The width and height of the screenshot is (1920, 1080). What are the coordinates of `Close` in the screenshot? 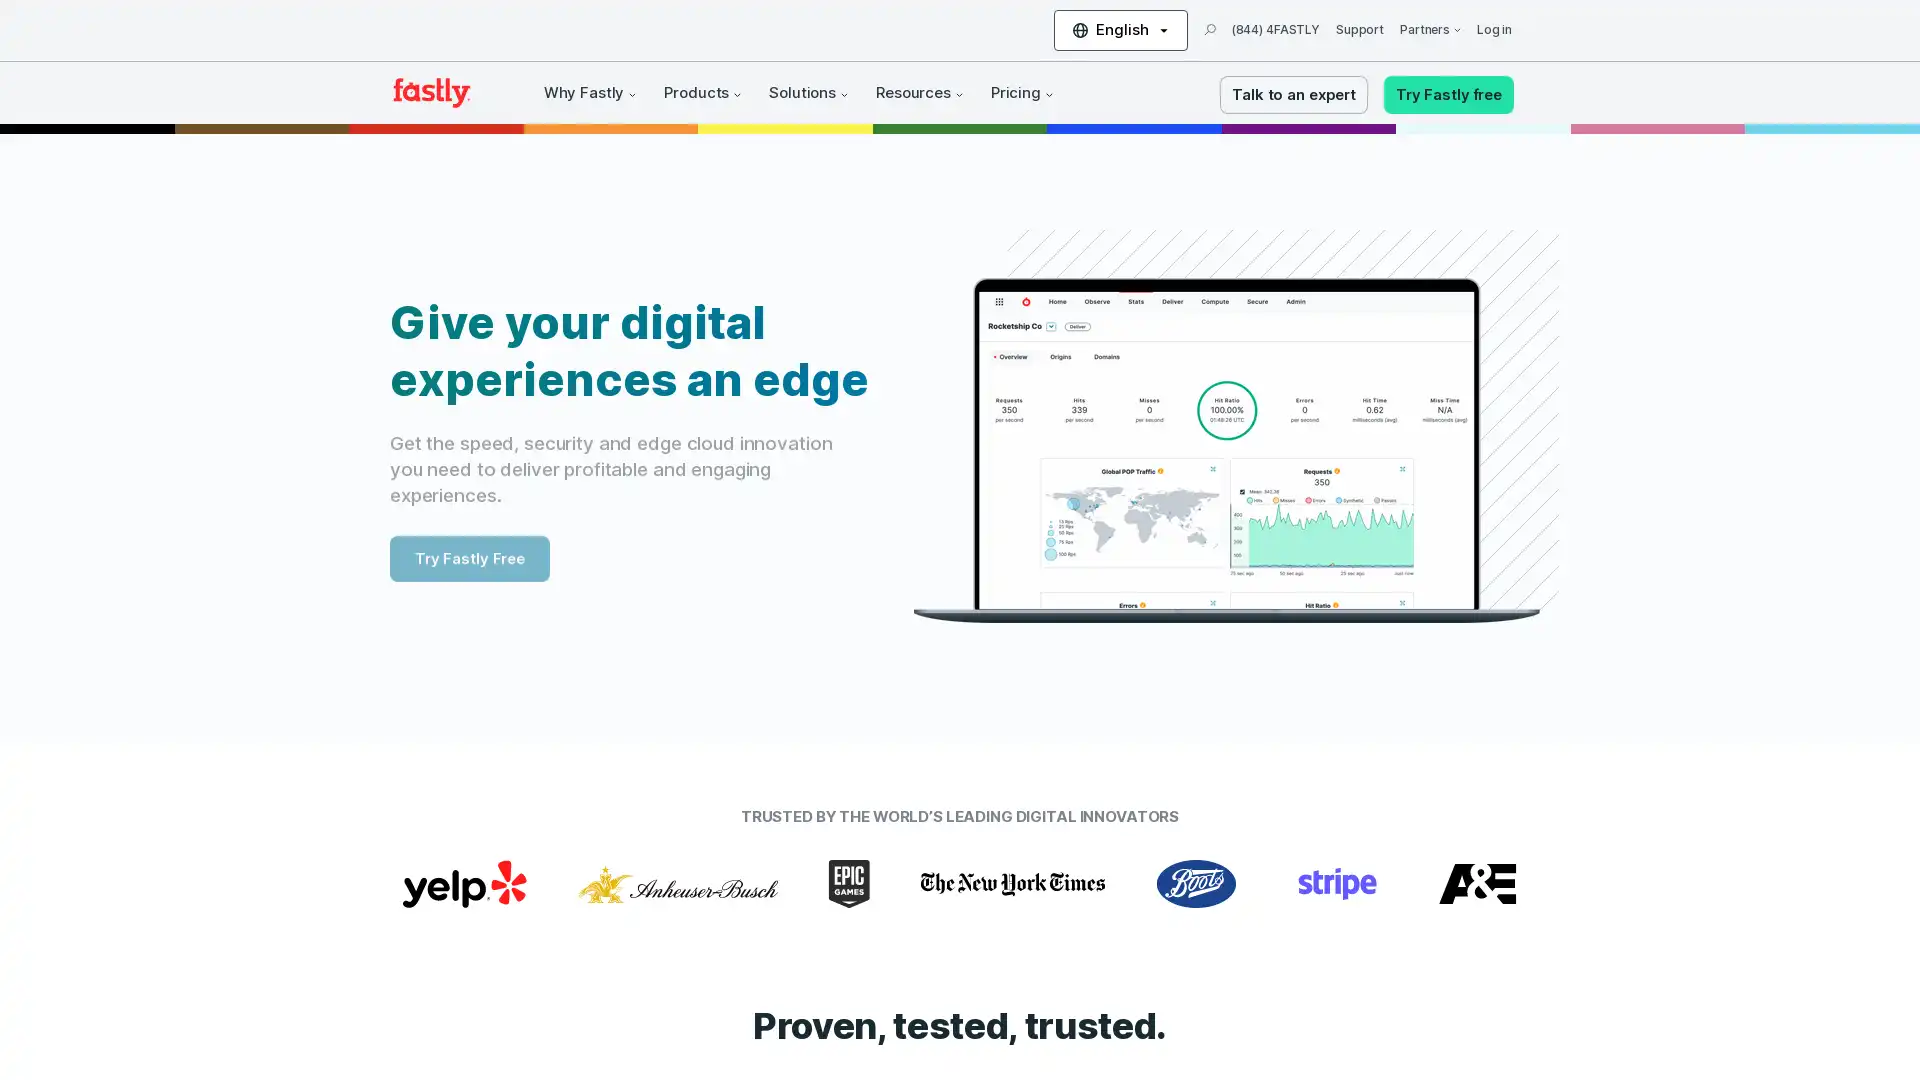 It's located at (365, 810).